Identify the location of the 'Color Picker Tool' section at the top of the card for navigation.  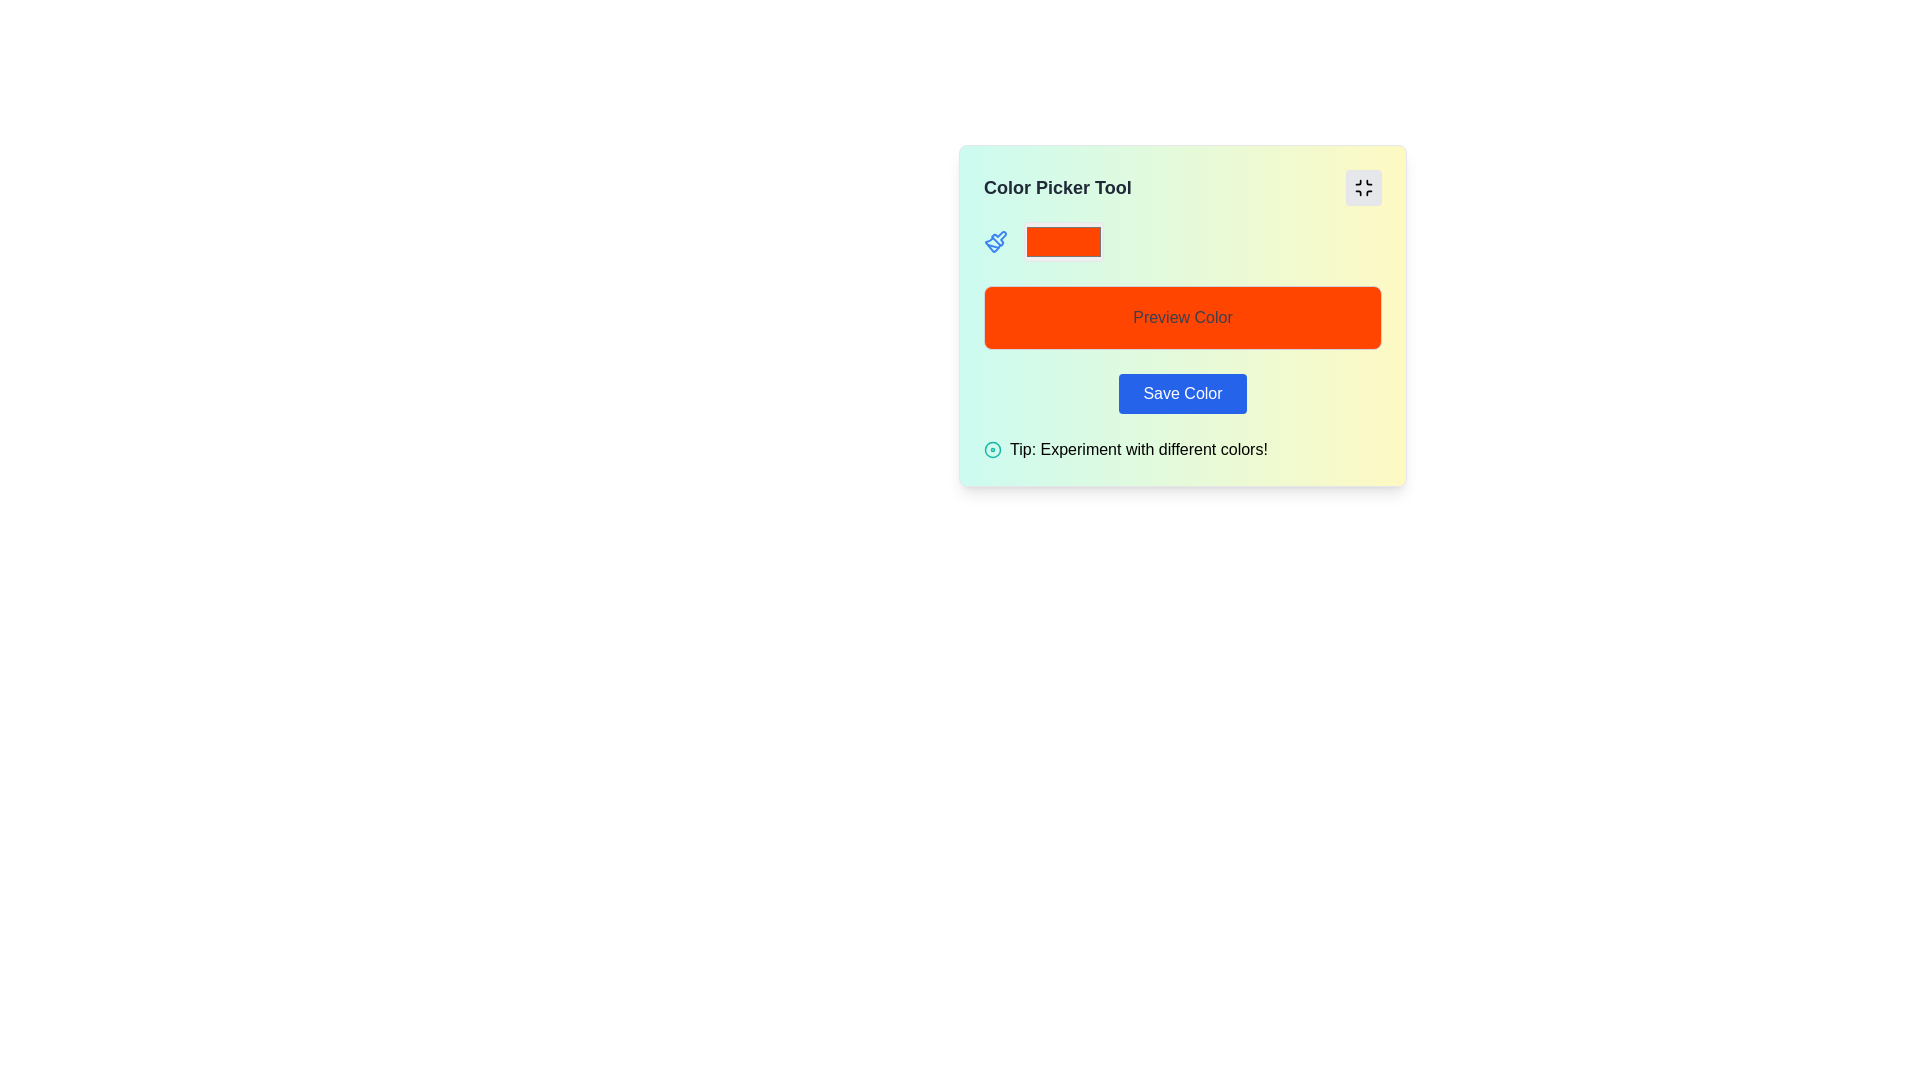
(1182, 188).